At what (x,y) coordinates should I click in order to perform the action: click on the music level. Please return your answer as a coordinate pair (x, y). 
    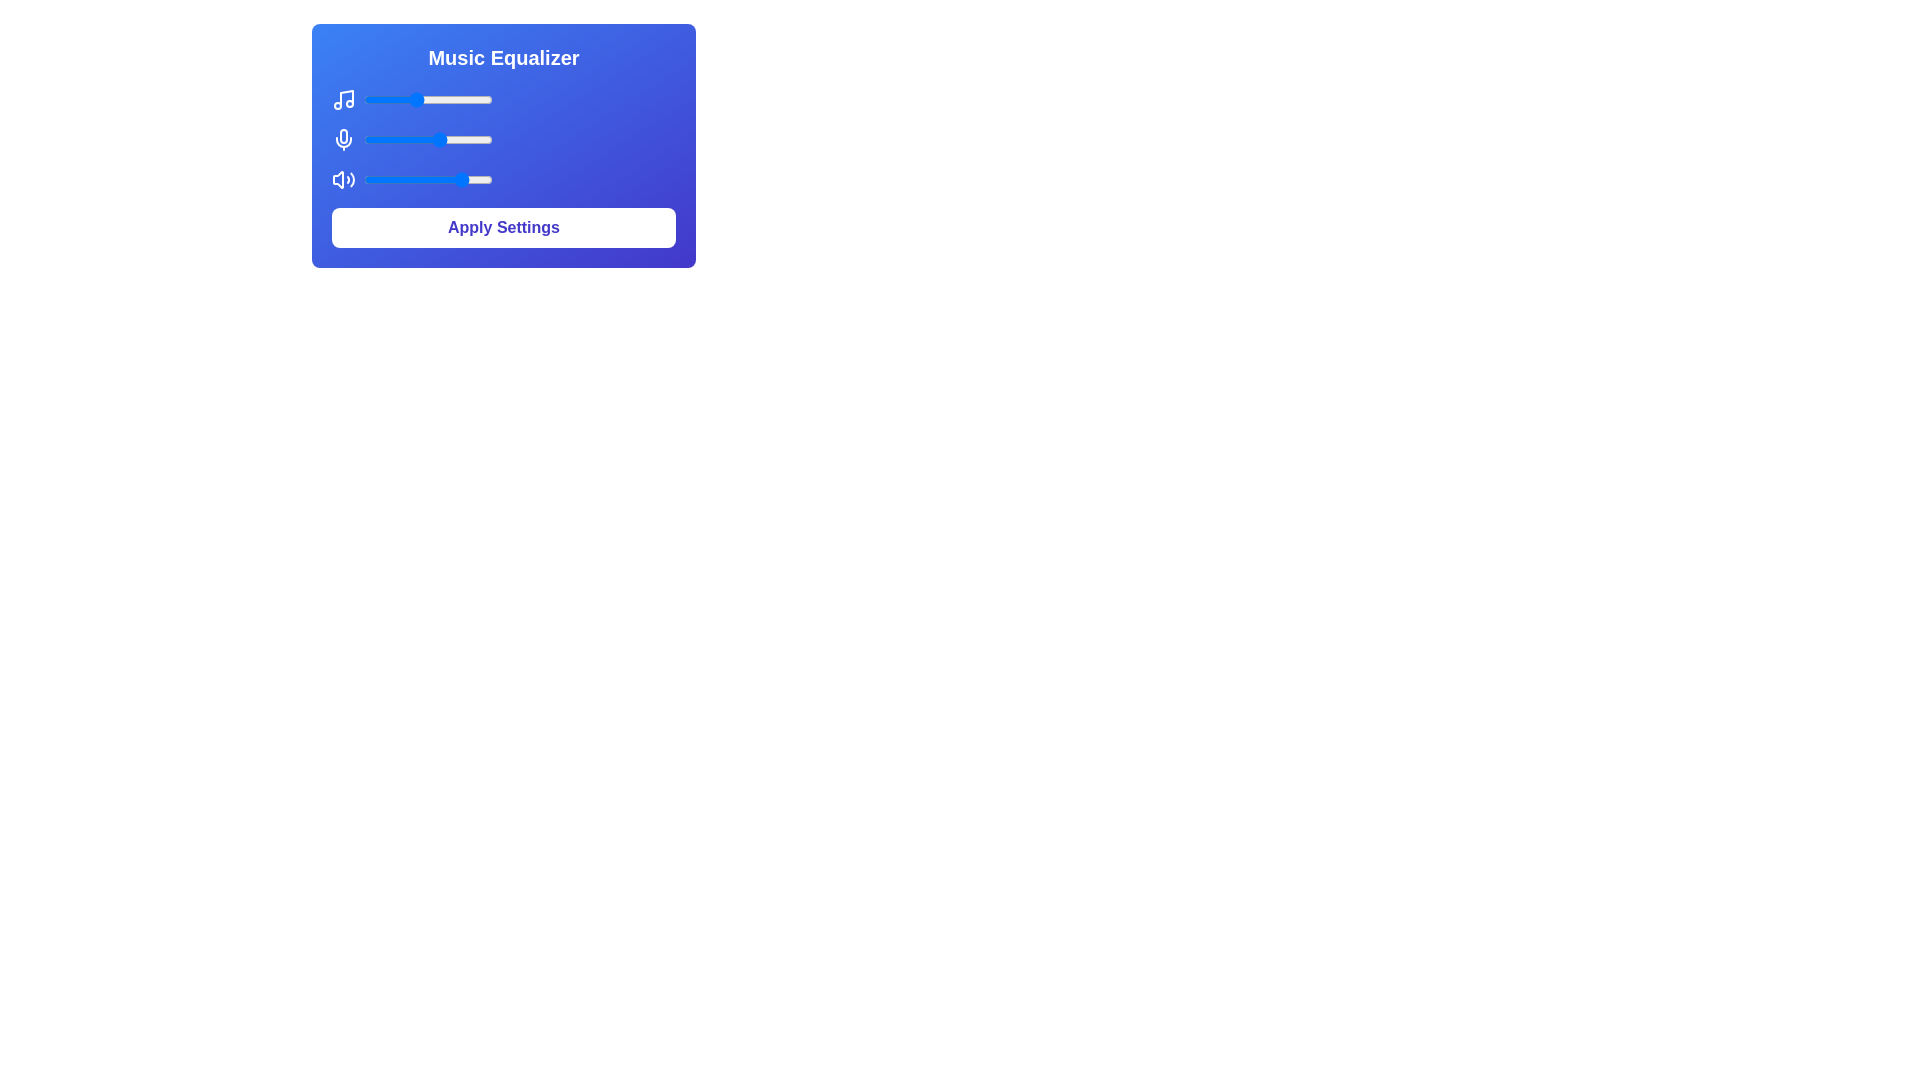
    Looking at the image, I should click on (387, 100).